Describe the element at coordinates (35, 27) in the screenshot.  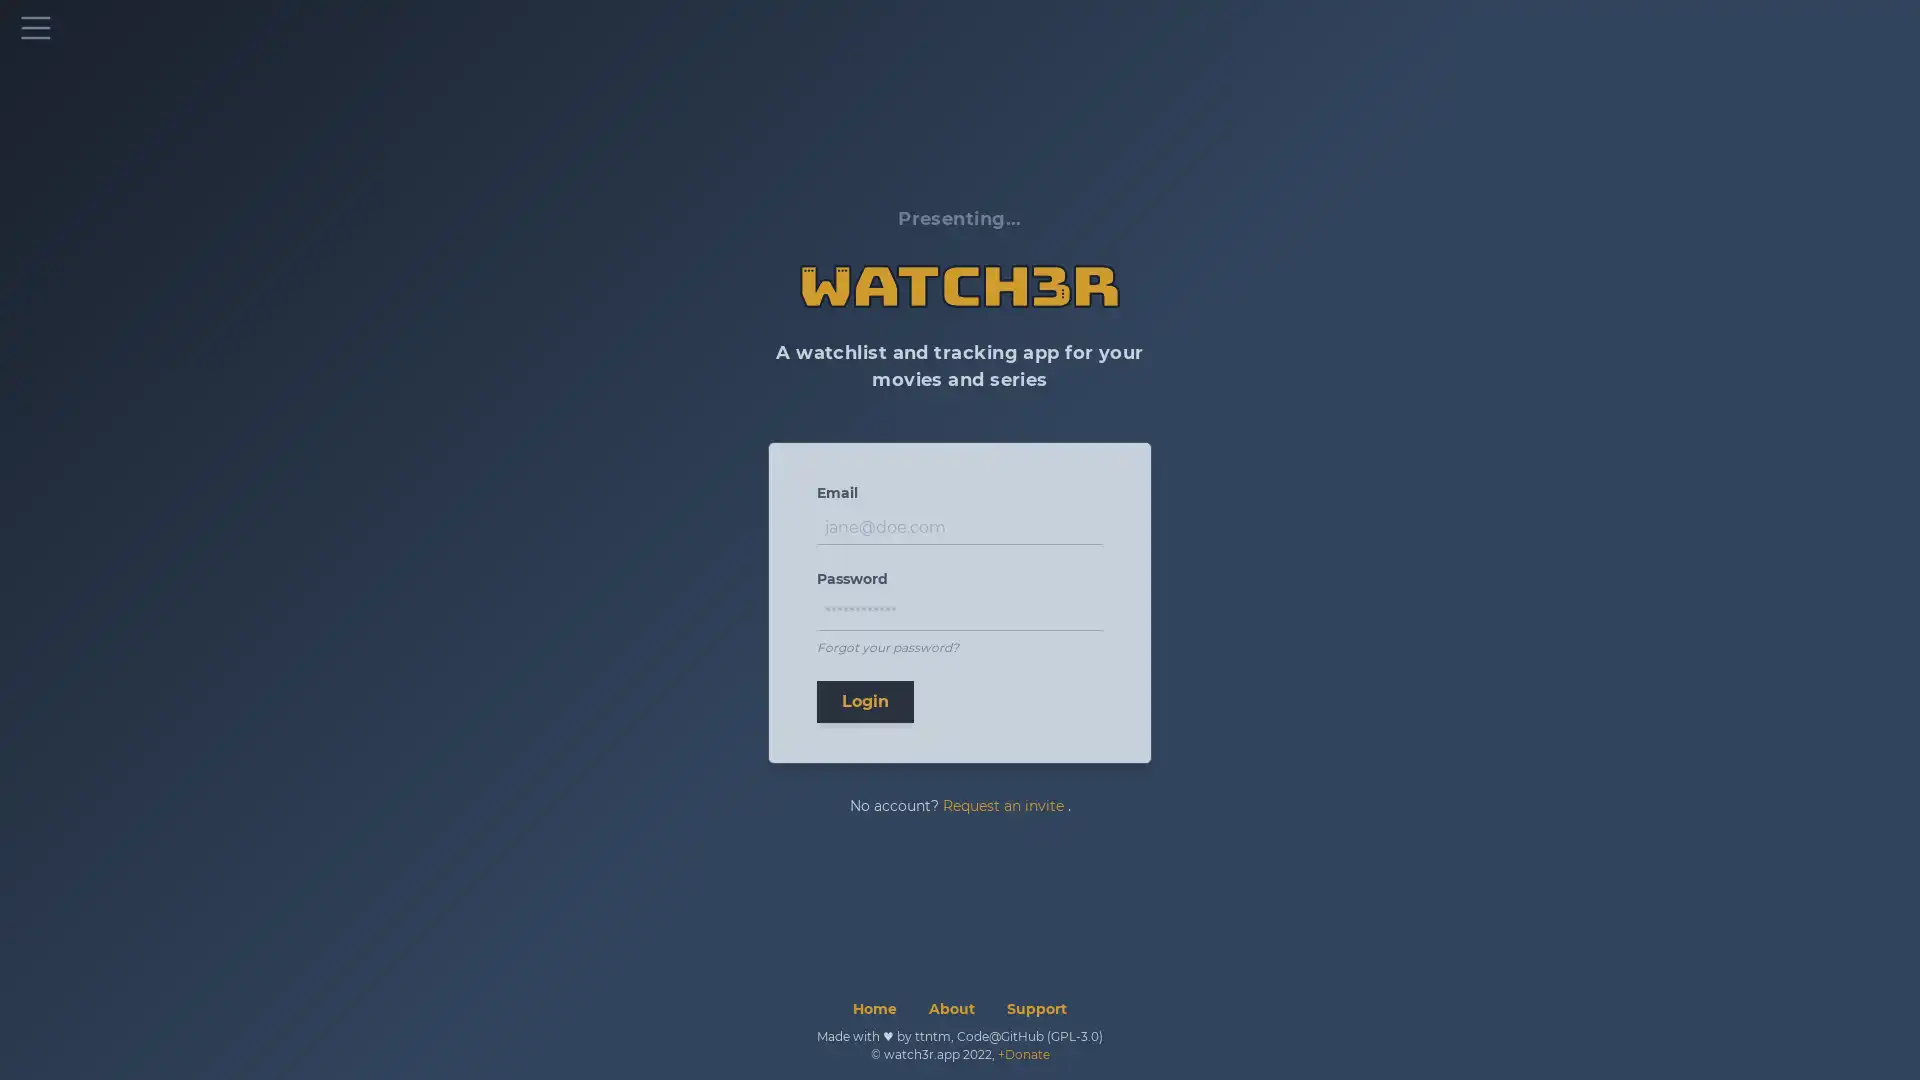
I see `Open menu` at that location.